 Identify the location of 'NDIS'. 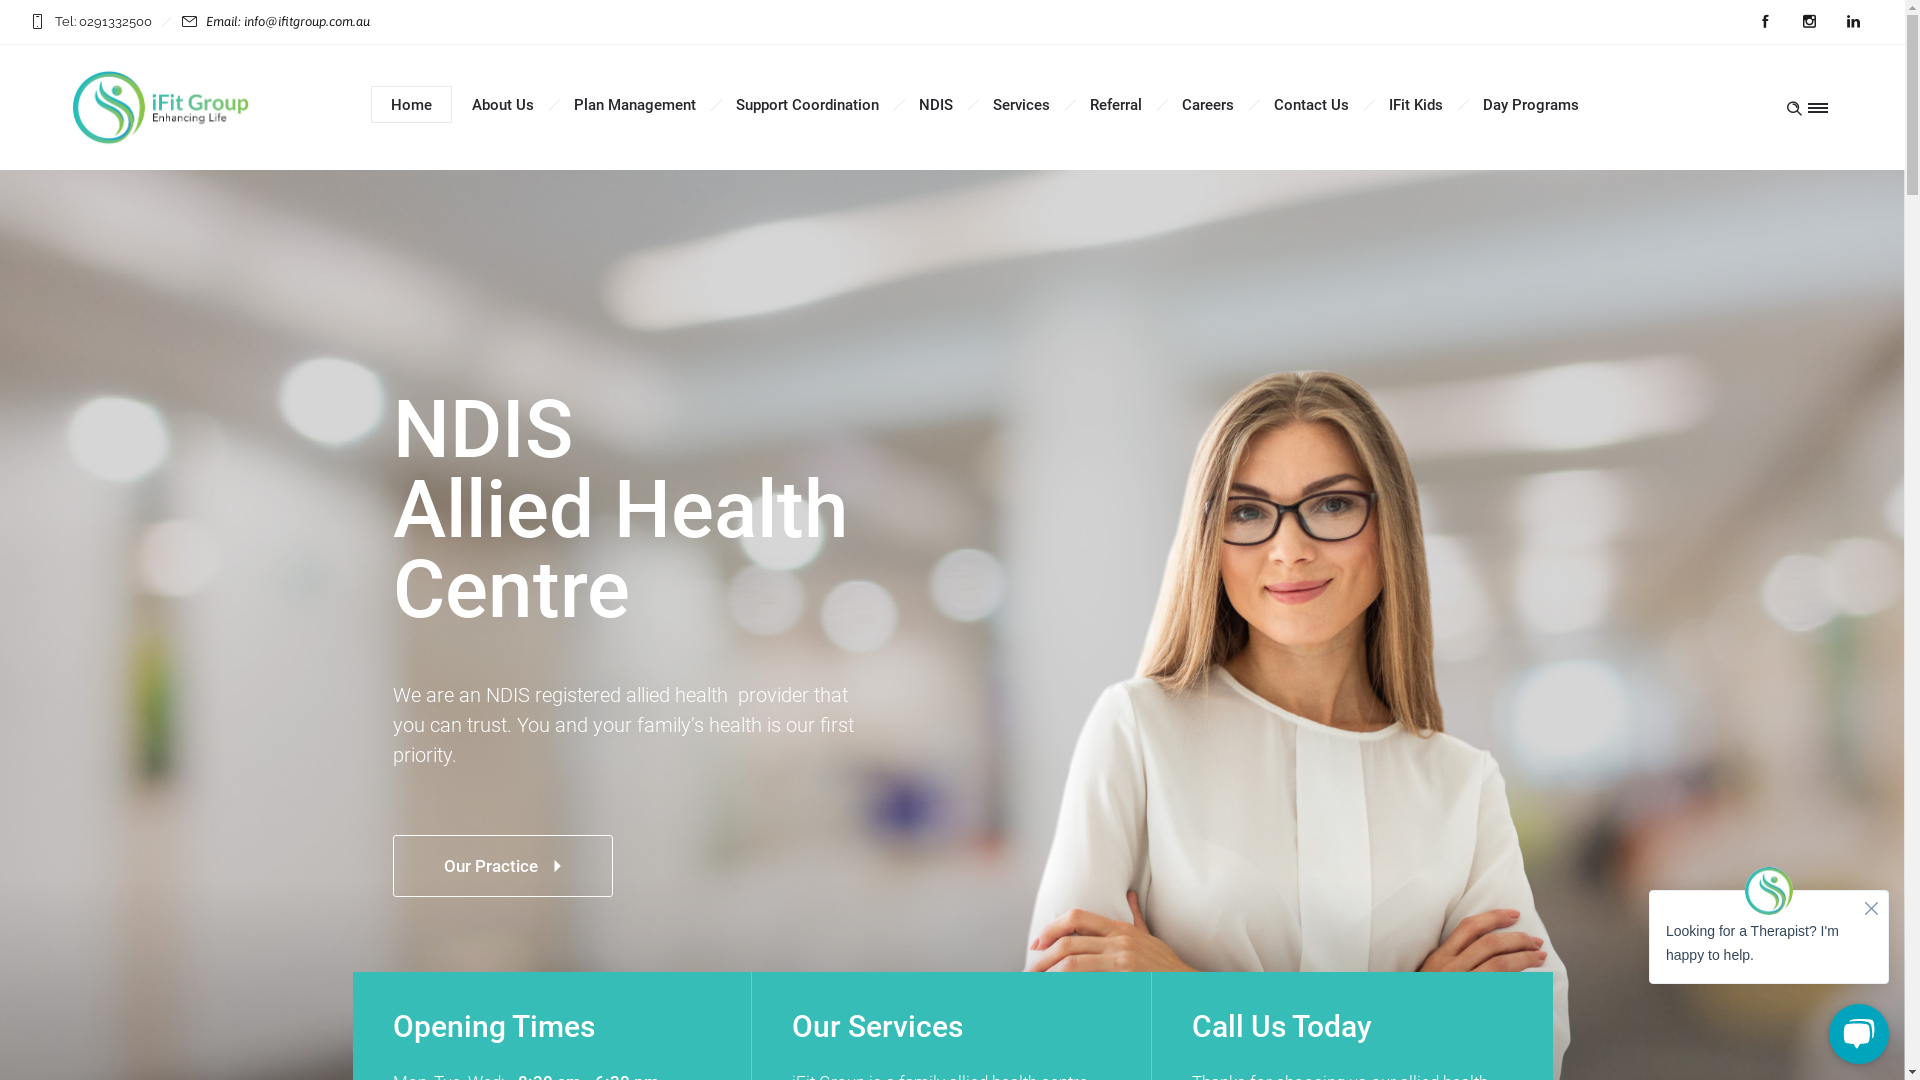
(935, 104).